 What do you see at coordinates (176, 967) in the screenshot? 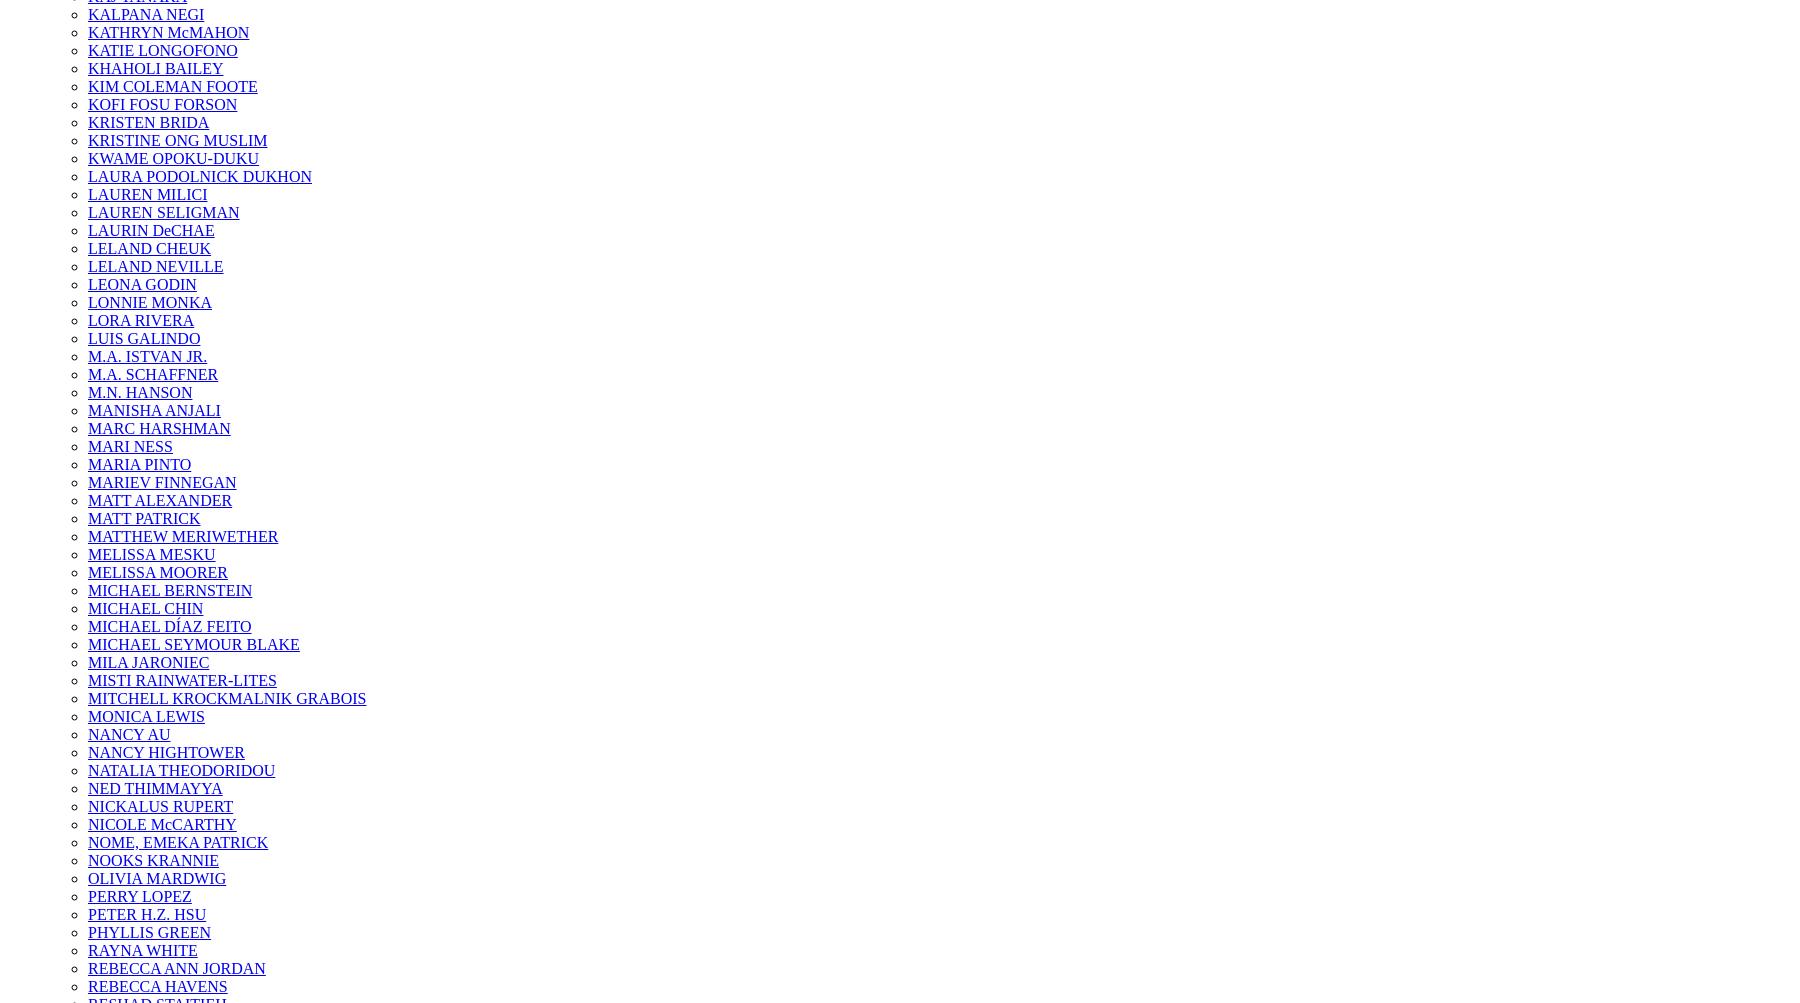
I see `'REBECCA ANN JORDAN'` at bounding box center [176, 967].